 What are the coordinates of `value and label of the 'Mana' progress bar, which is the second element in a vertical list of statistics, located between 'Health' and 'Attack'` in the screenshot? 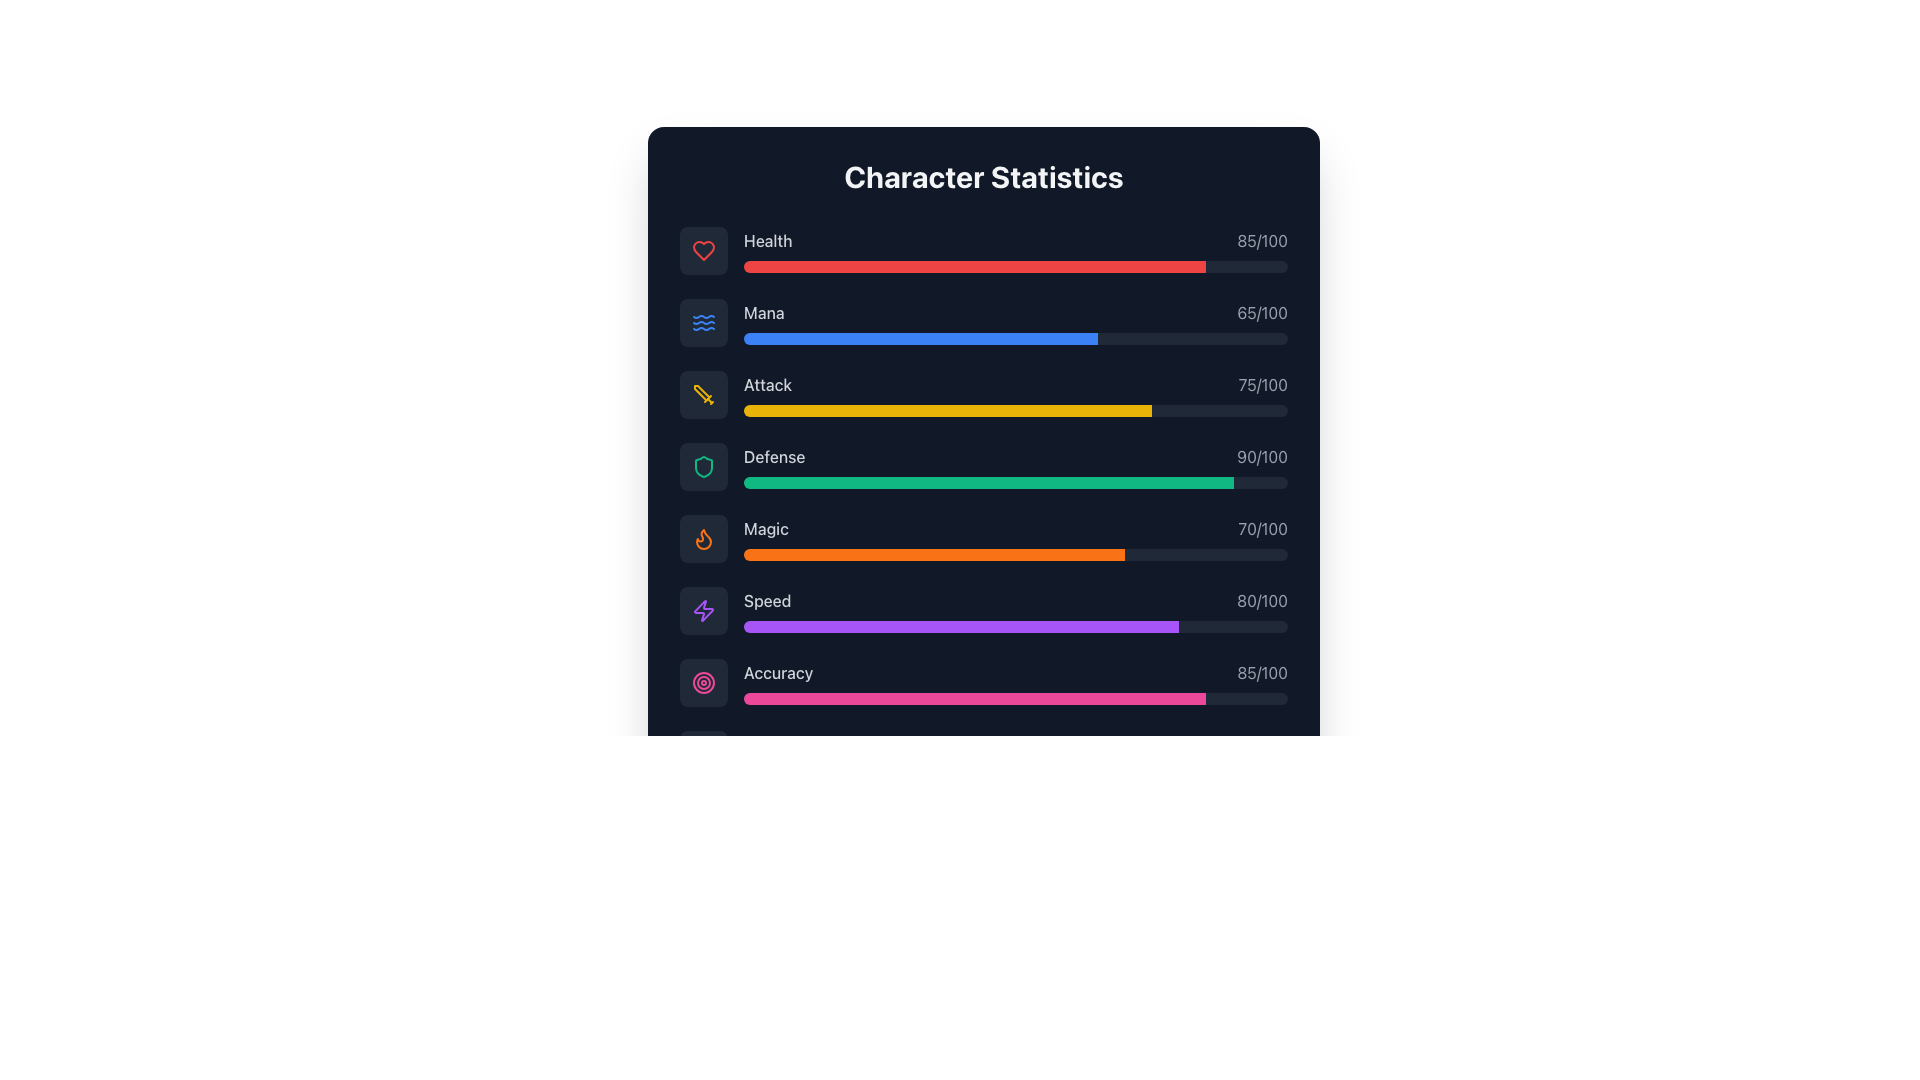 It's located at (1016, 322).